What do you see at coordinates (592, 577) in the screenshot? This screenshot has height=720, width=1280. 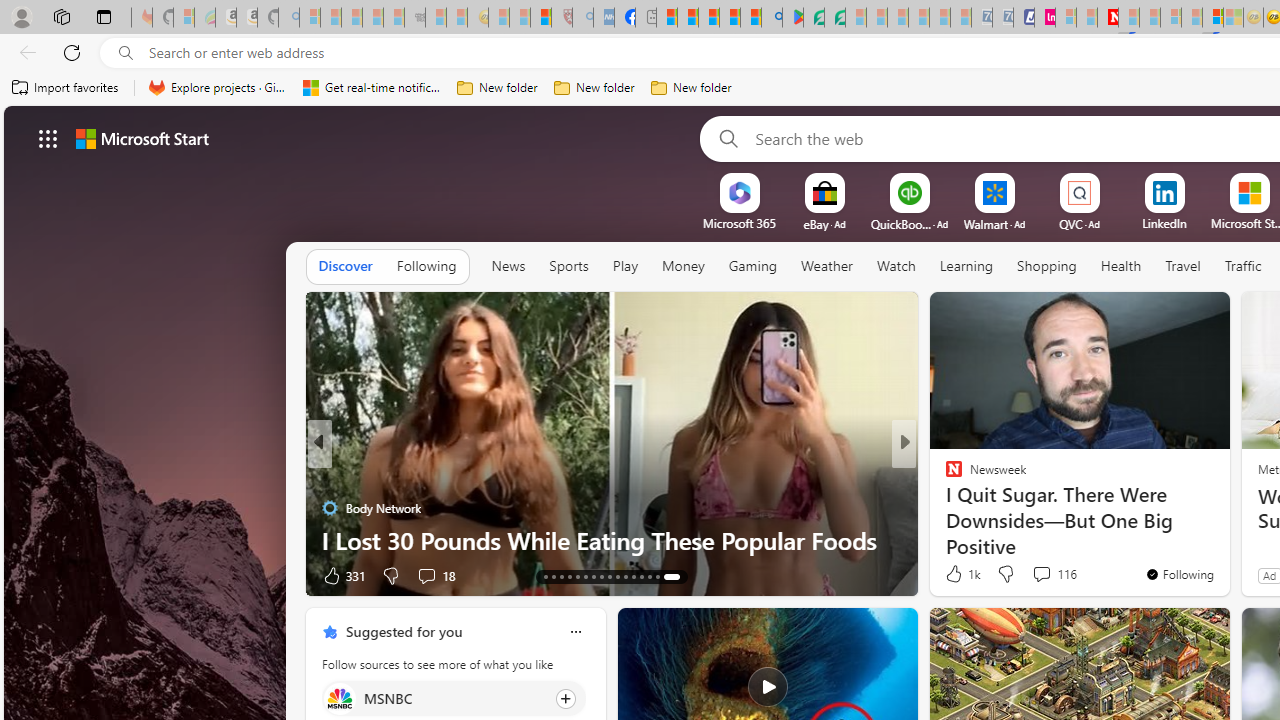 I see `'AutomationID: tab-19'` at bounding box center [592, 577].